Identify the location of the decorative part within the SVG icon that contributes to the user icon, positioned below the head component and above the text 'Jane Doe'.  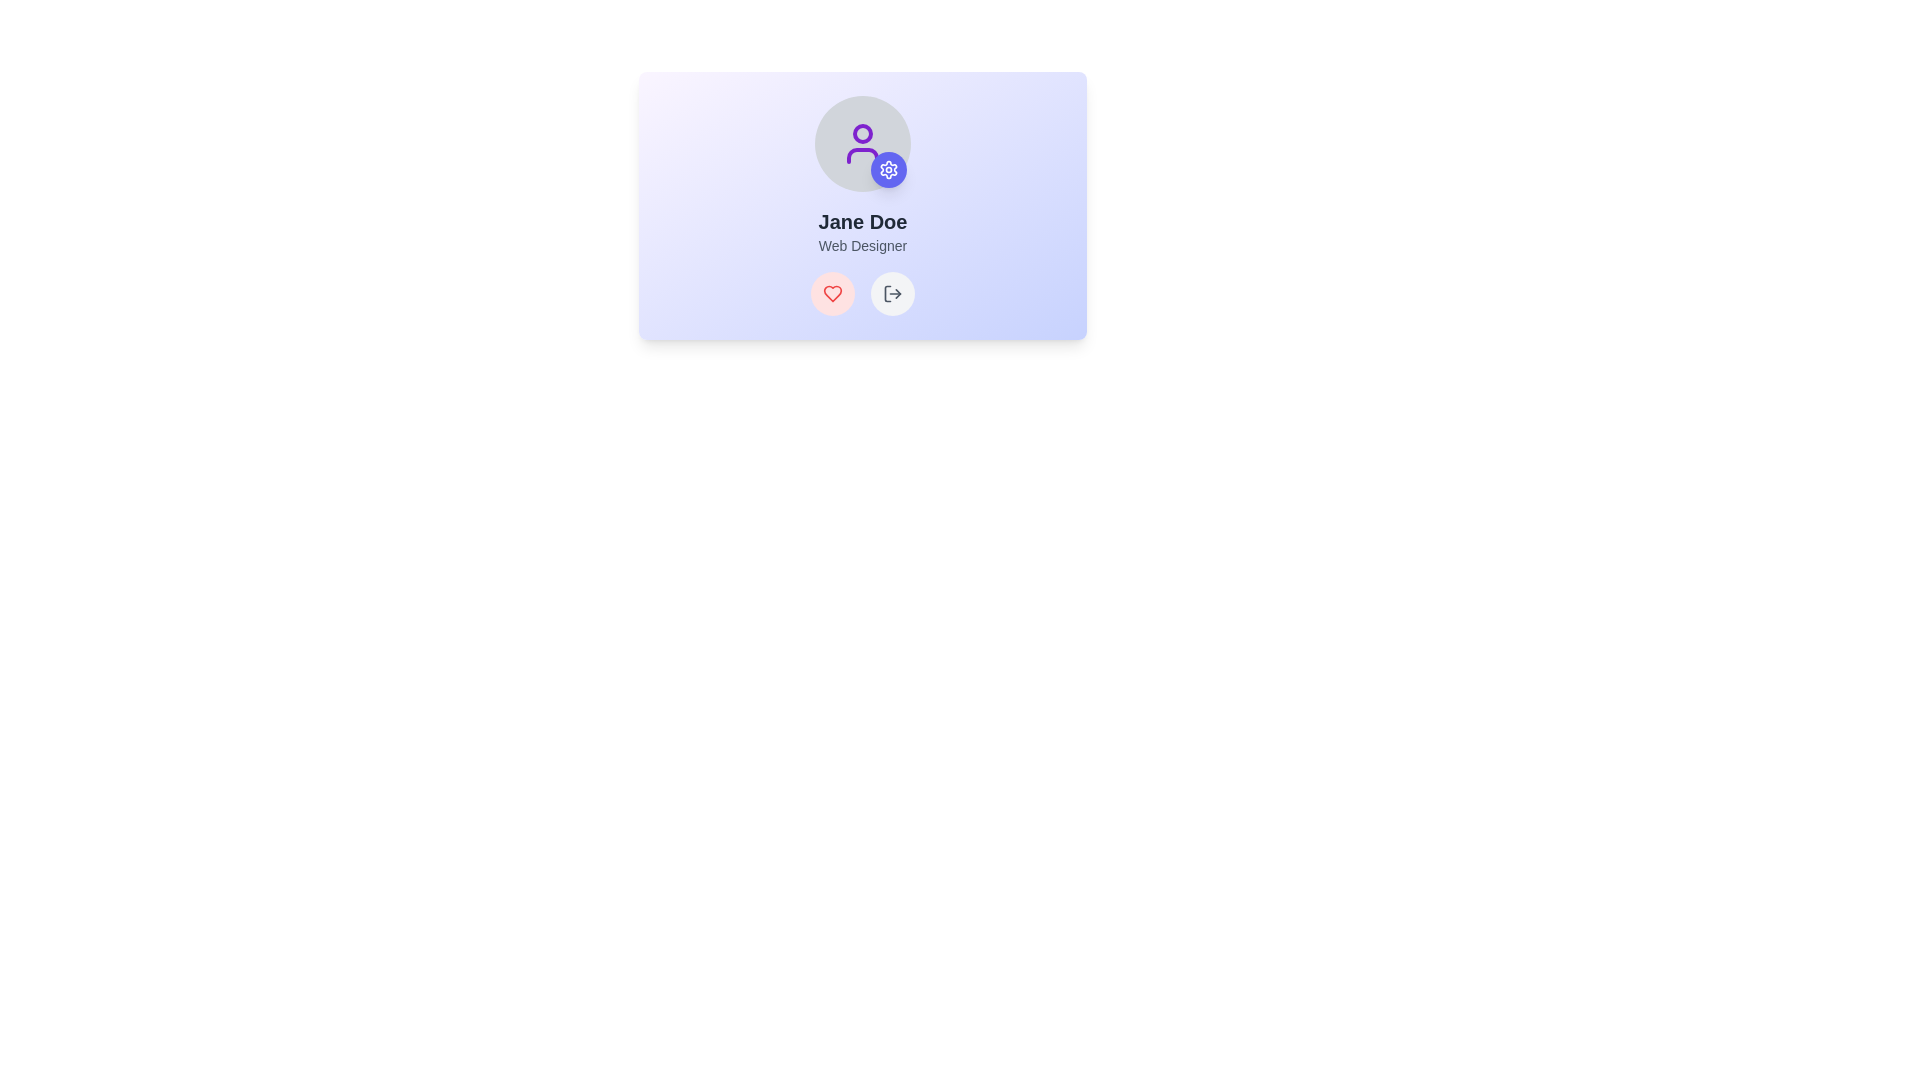
(863, 154).